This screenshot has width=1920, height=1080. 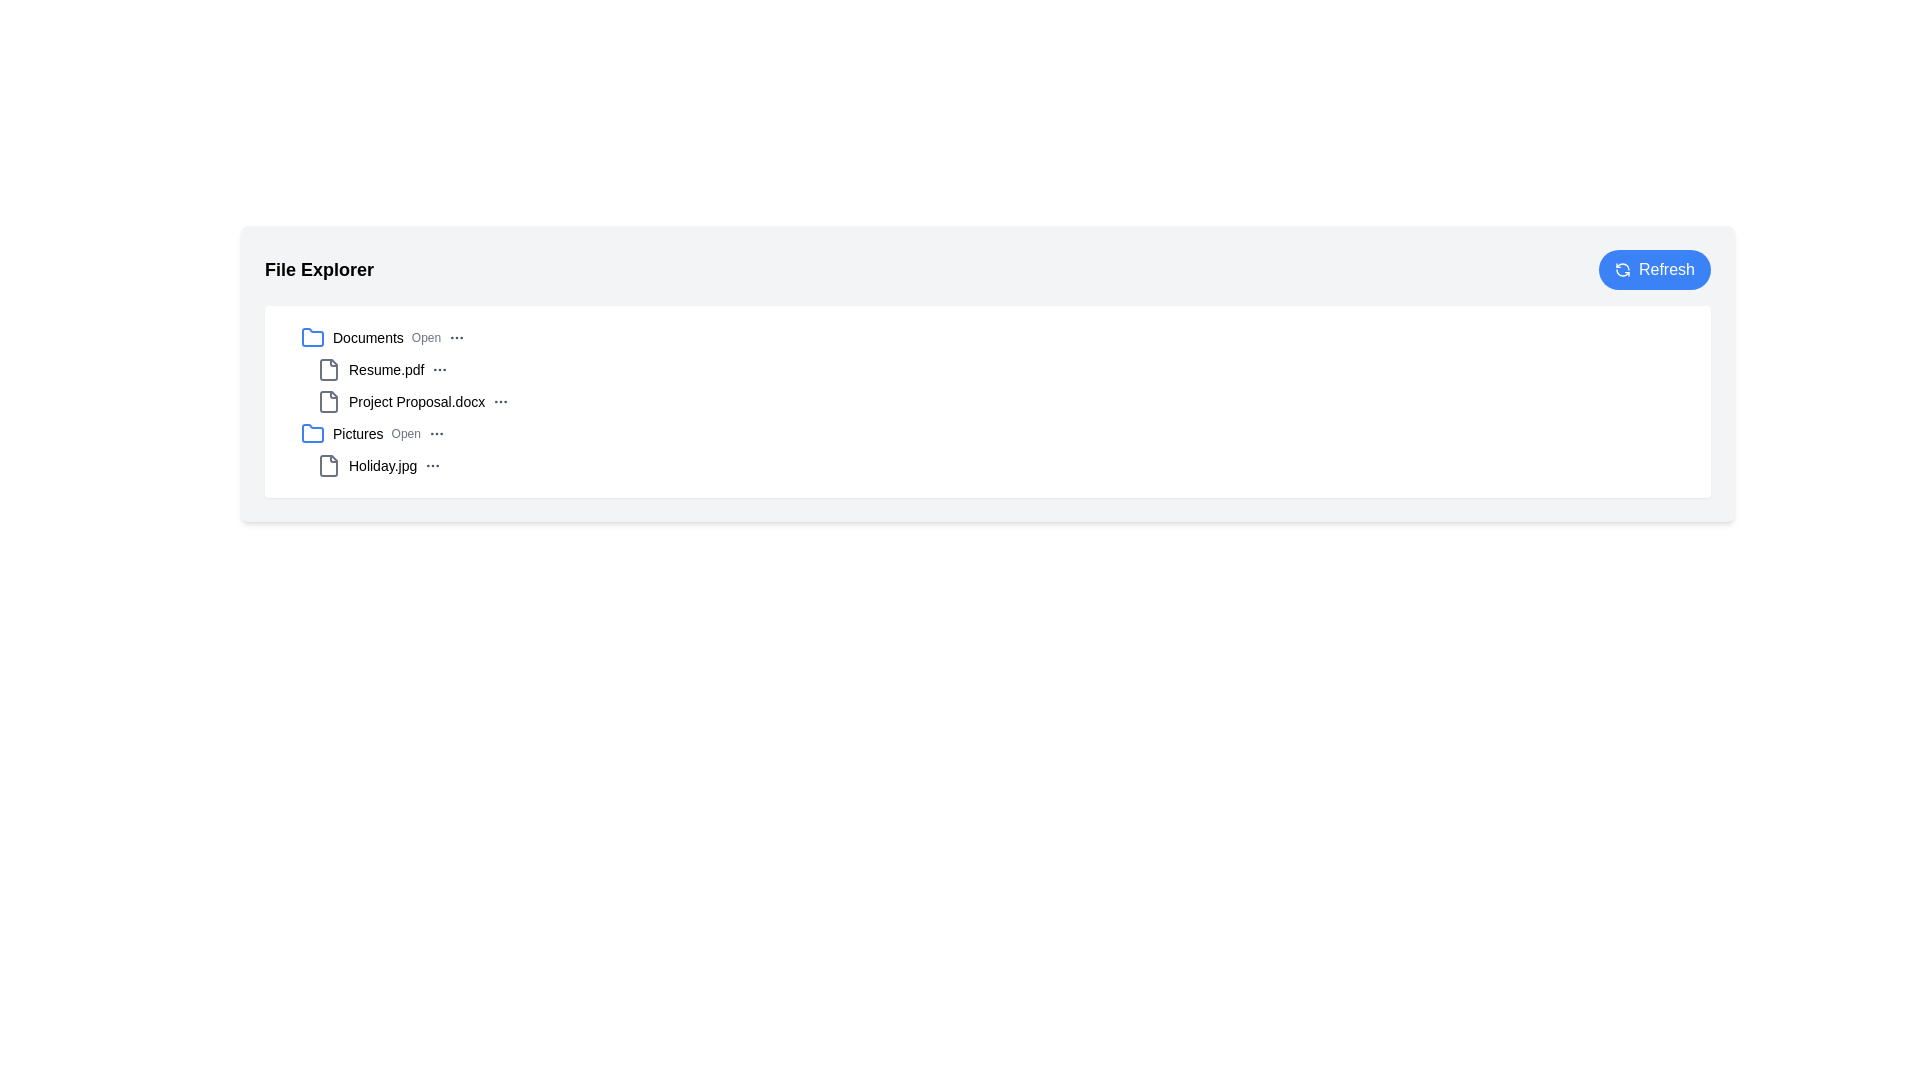 What do you see at coordinates (329, 401) in the screenshot?
I see `the file entry labeled 'Project Proposal.docx' in the File Explorer interface, which is represented by the SVG file icon located to the left of the file name` at bounding box center [329, 401].